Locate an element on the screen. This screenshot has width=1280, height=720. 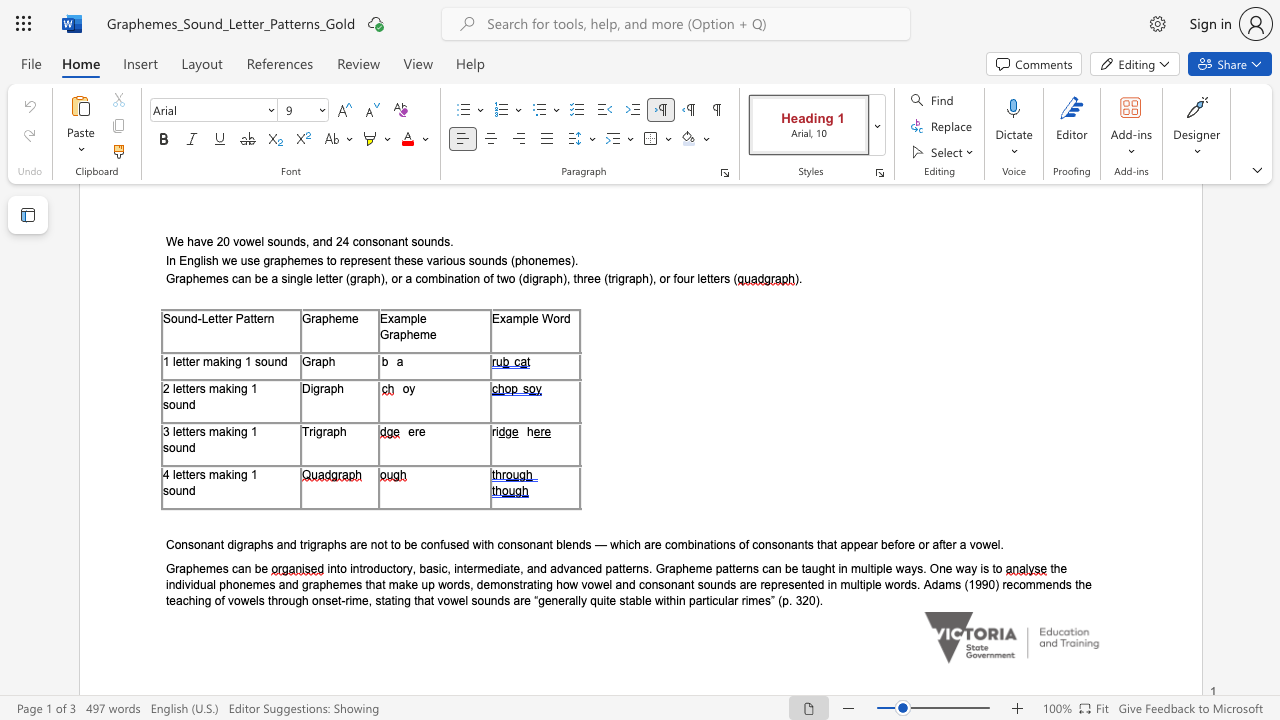
the subset text "be" within the text "Graphemes can be" is located at coordinates (253, 568).